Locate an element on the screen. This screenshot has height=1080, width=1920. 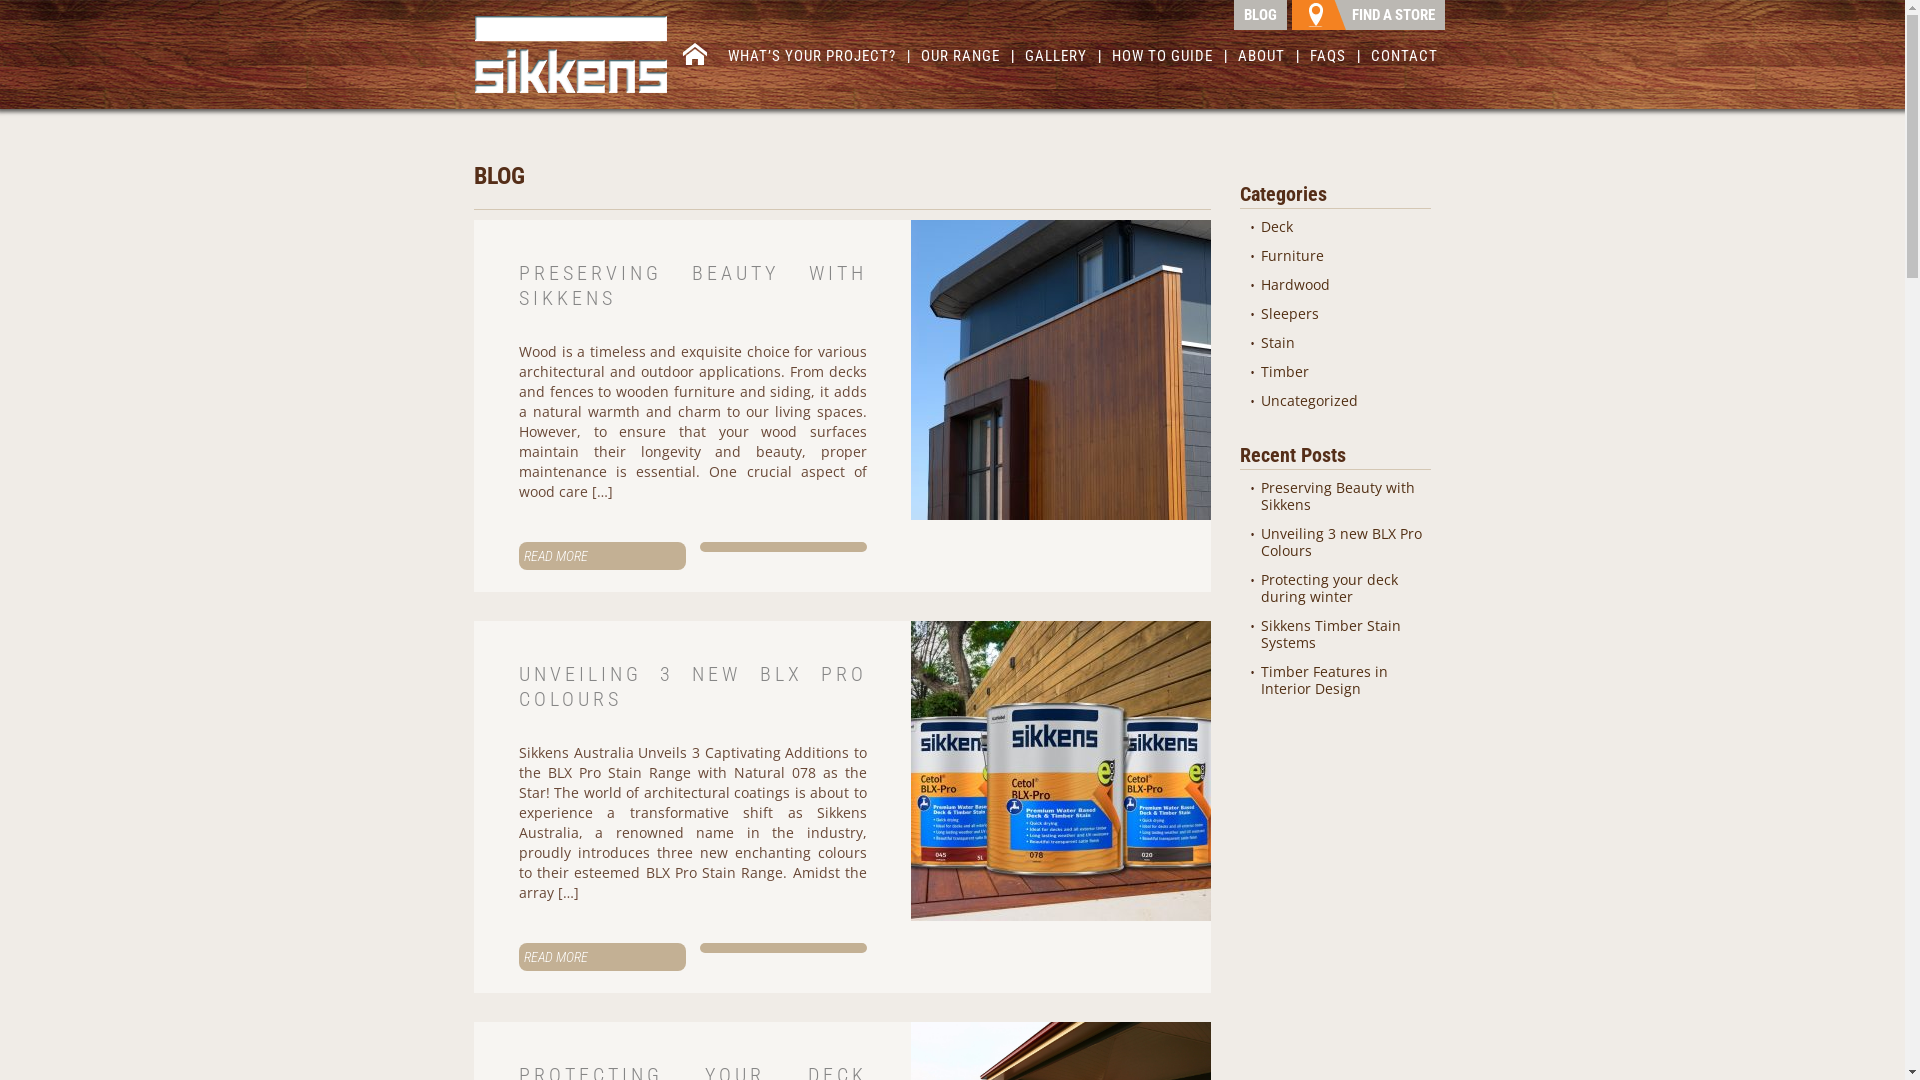
'GALLERY' is located at coordinates (1055, 60).